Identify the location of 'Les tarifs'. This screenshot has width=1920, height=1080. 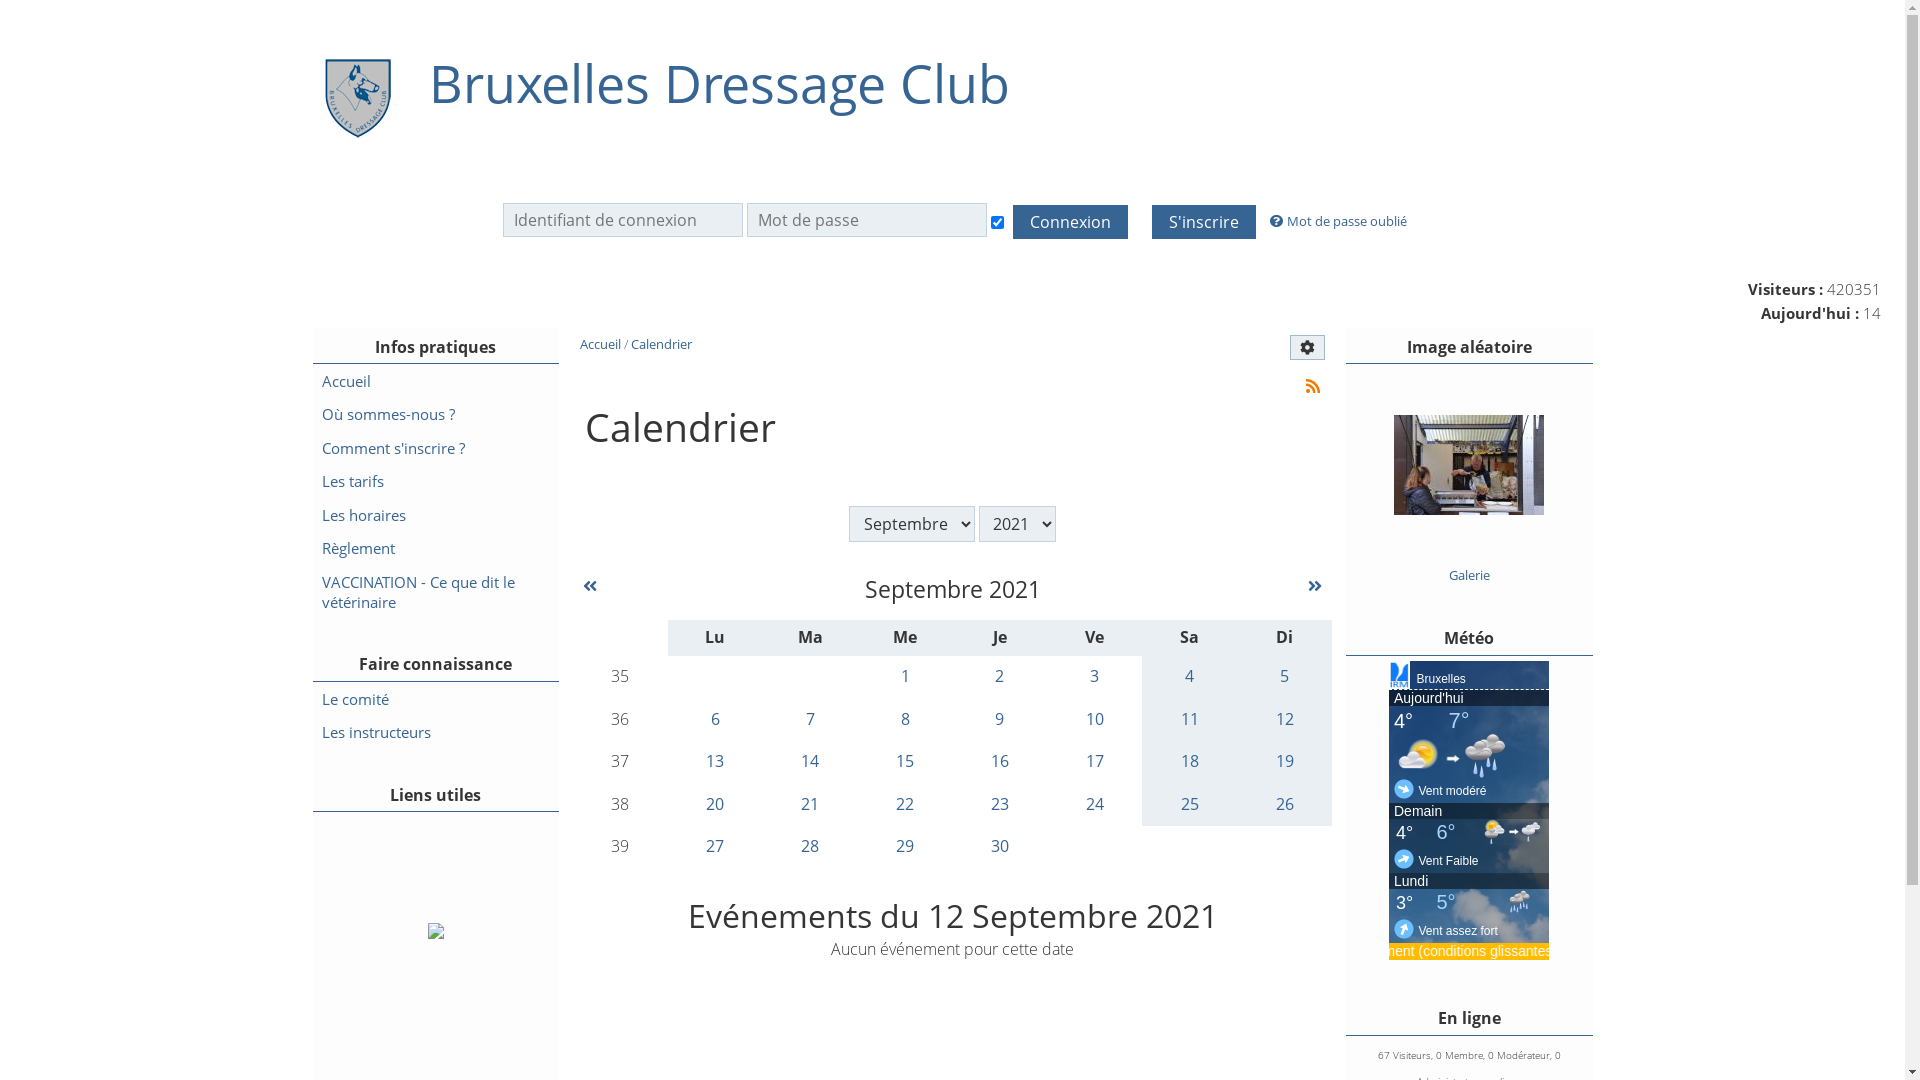
(434, 482).